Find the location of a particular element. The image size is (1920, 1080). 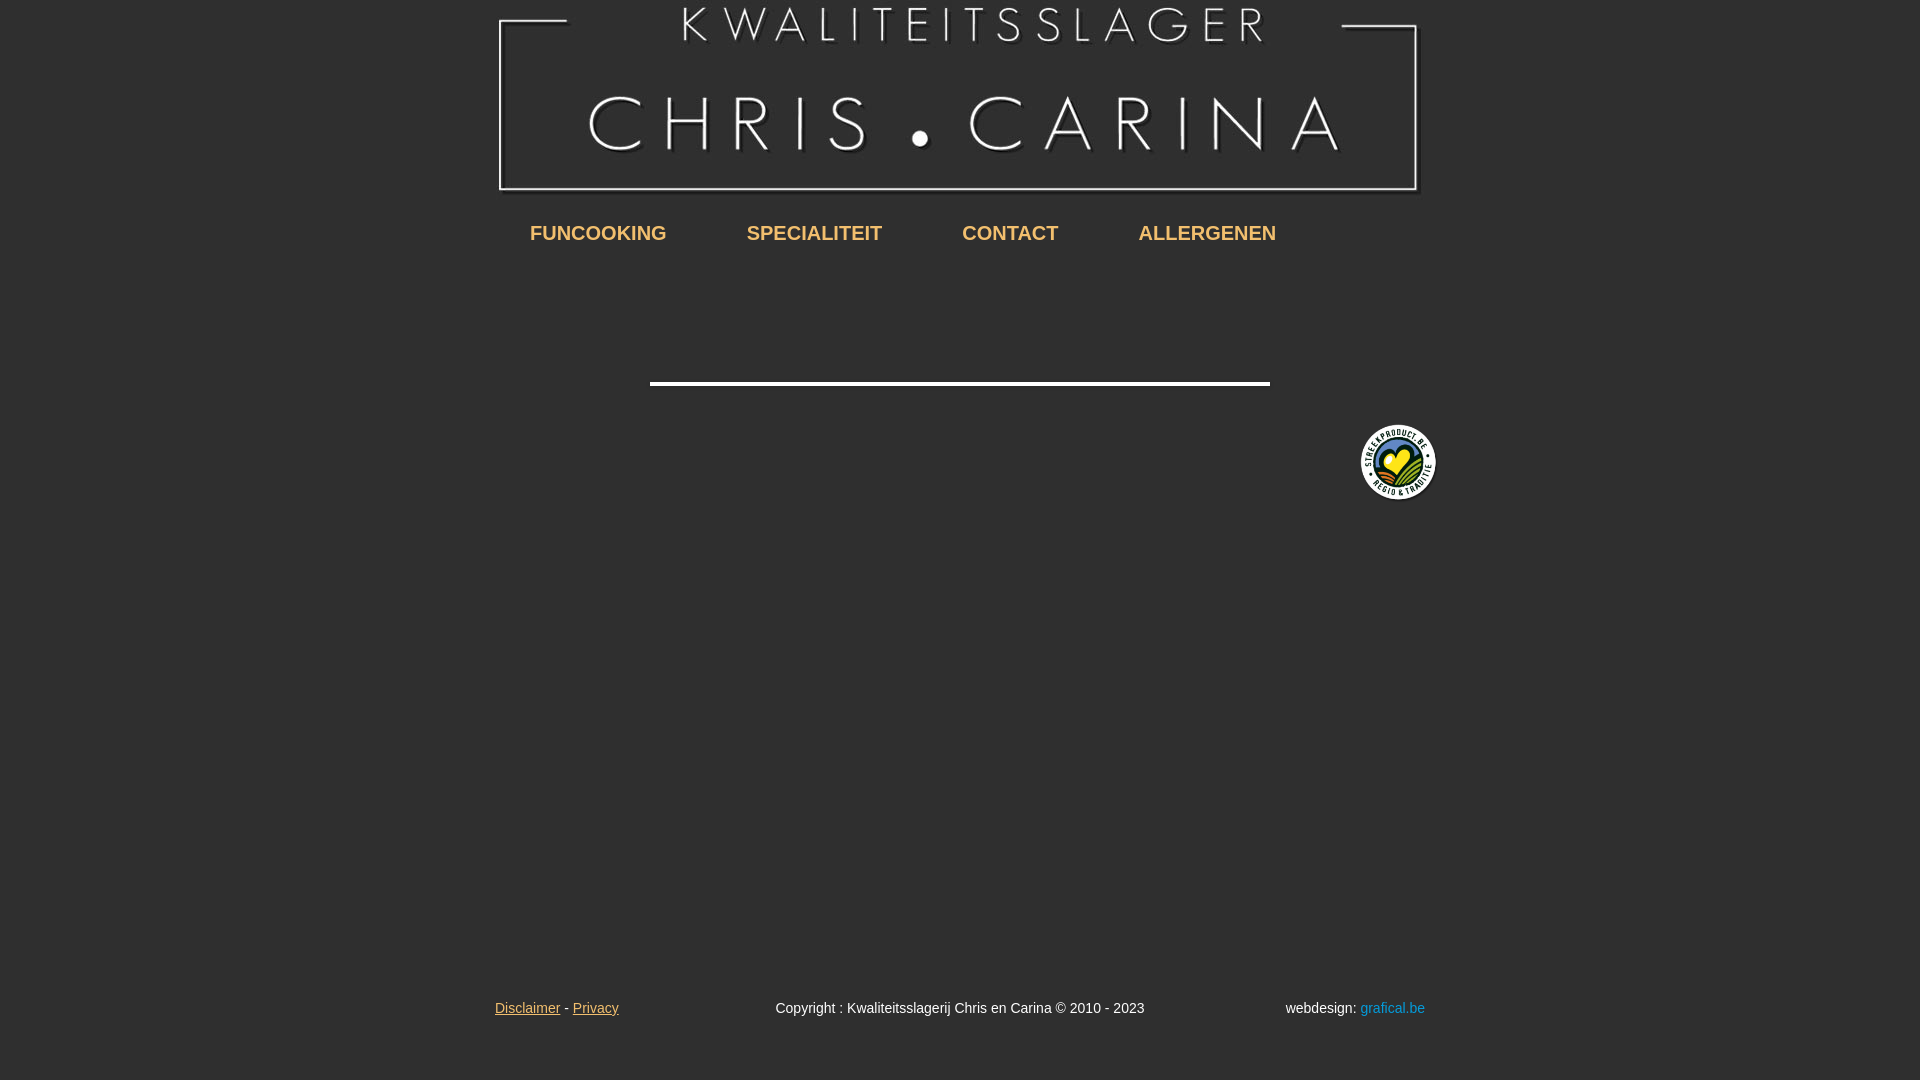

'SPECIALITEIT' is located at coordinates (815, 231).